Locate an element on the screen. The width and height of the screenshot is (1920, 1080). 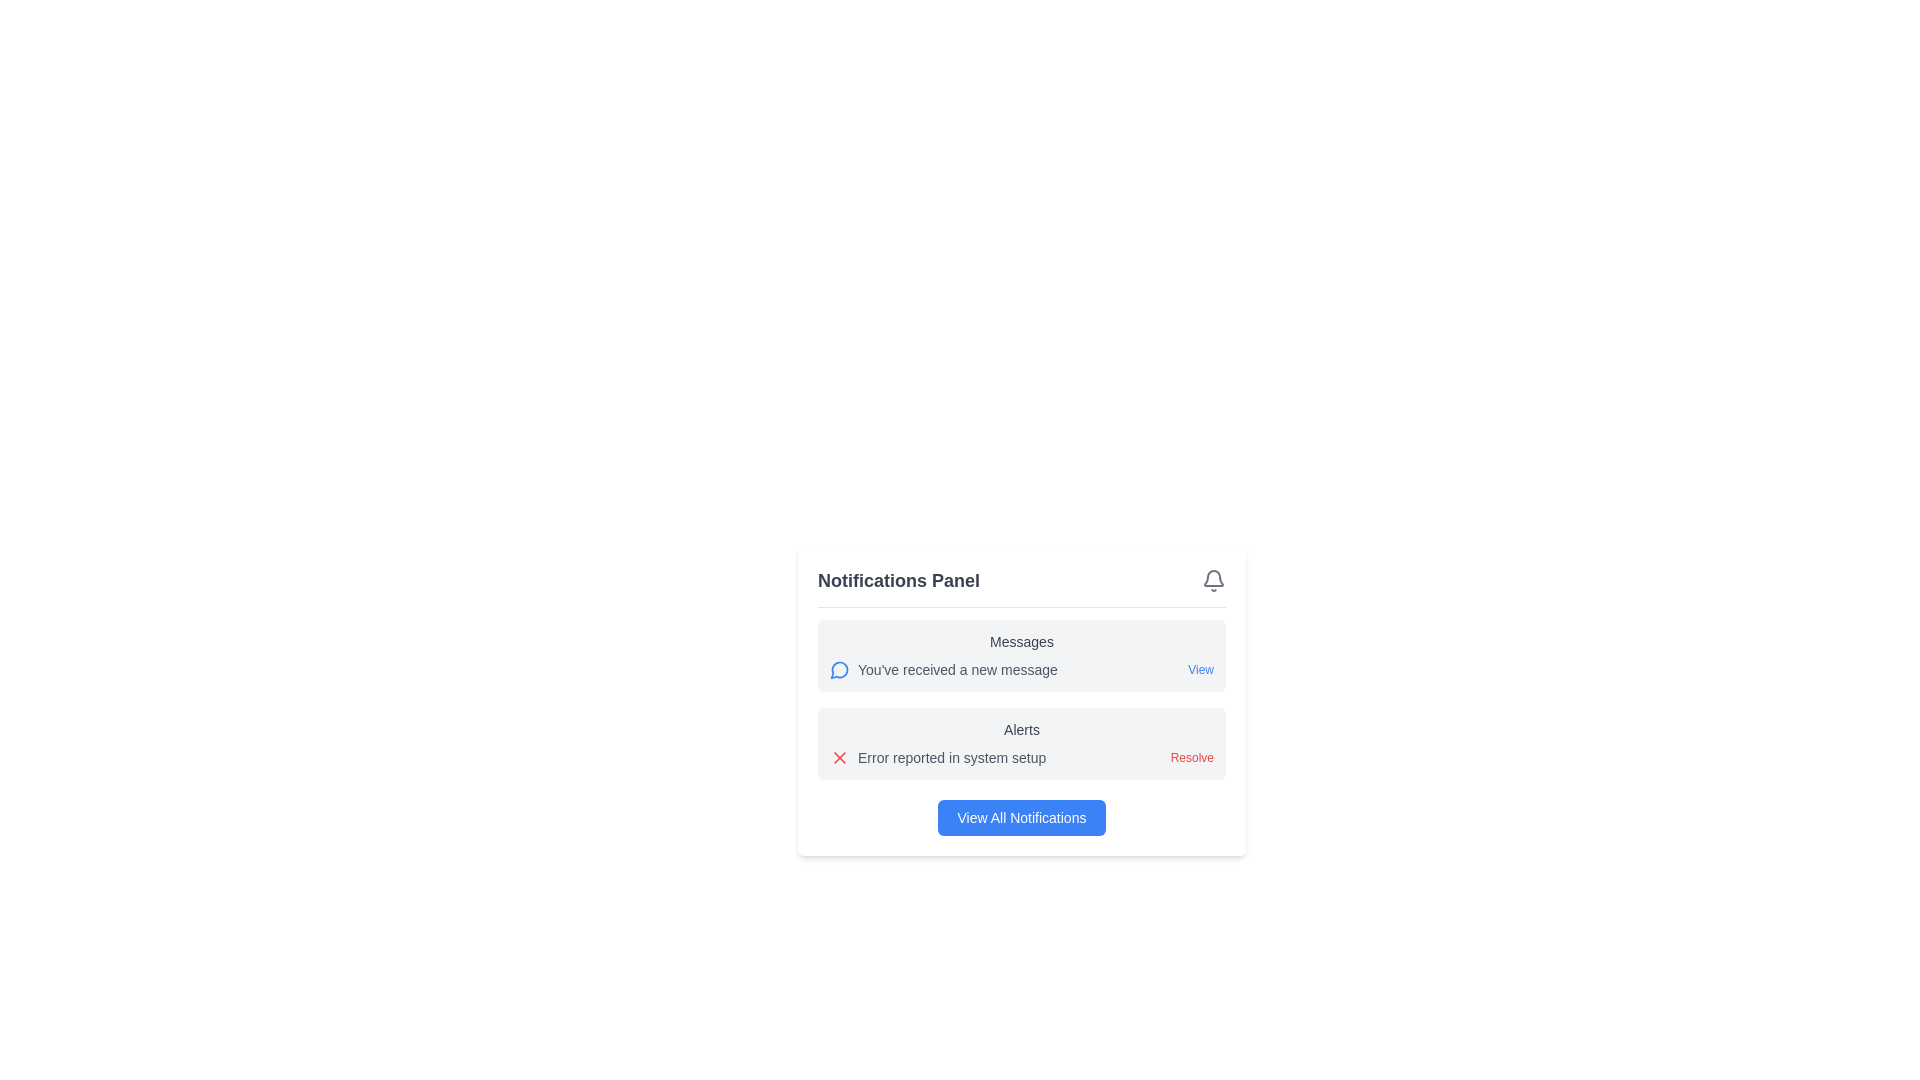
the fifth button in the 'Alerts' section, positioned to the far right of the text 'Error reported in system setup', to initiate resolution is located at coordinates (1192, 758).